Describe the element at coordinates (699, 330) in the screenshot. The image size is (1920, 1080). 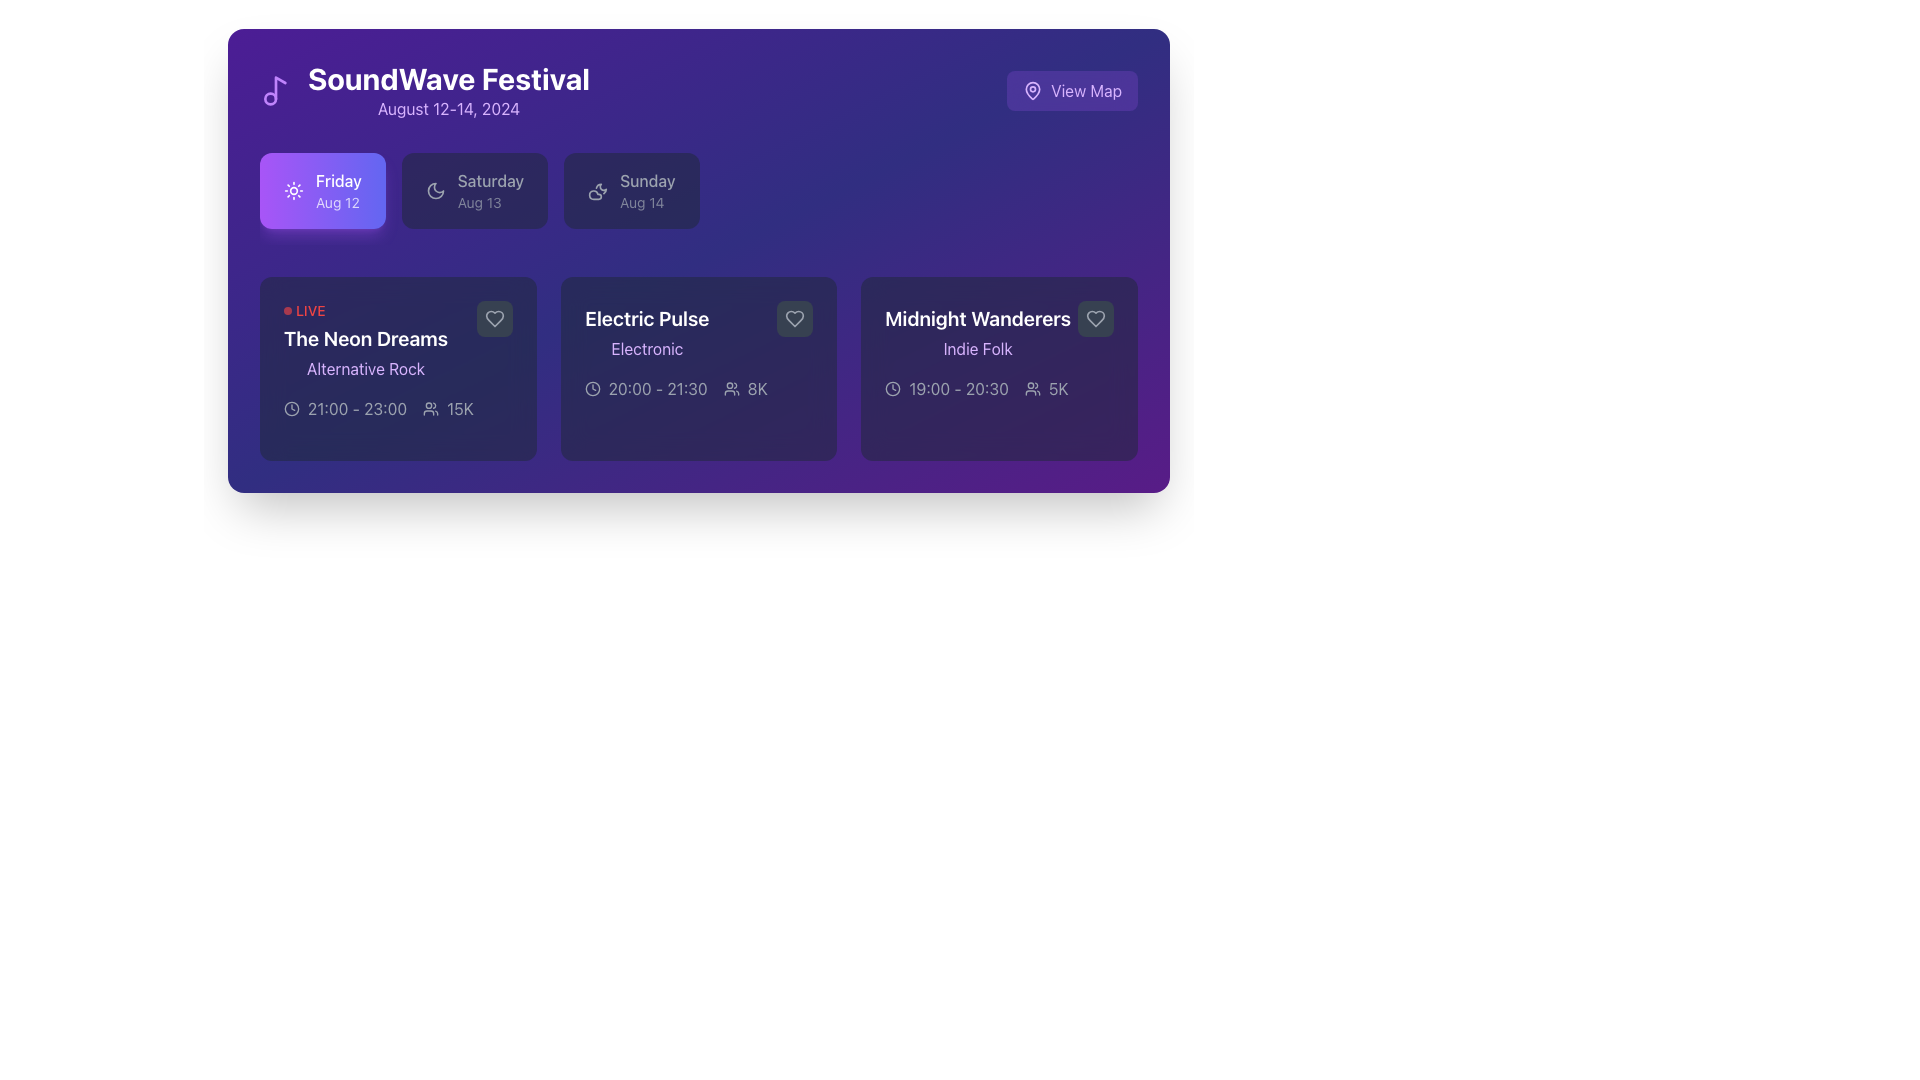
I see `text content of the Text Block that displays 'Electric Pulse' in bold white font and 'Electronic' in light purple font, located in the second event card under the 'Friday, Aug 12' section of the 'SoundWave Festival' interface` at that location.